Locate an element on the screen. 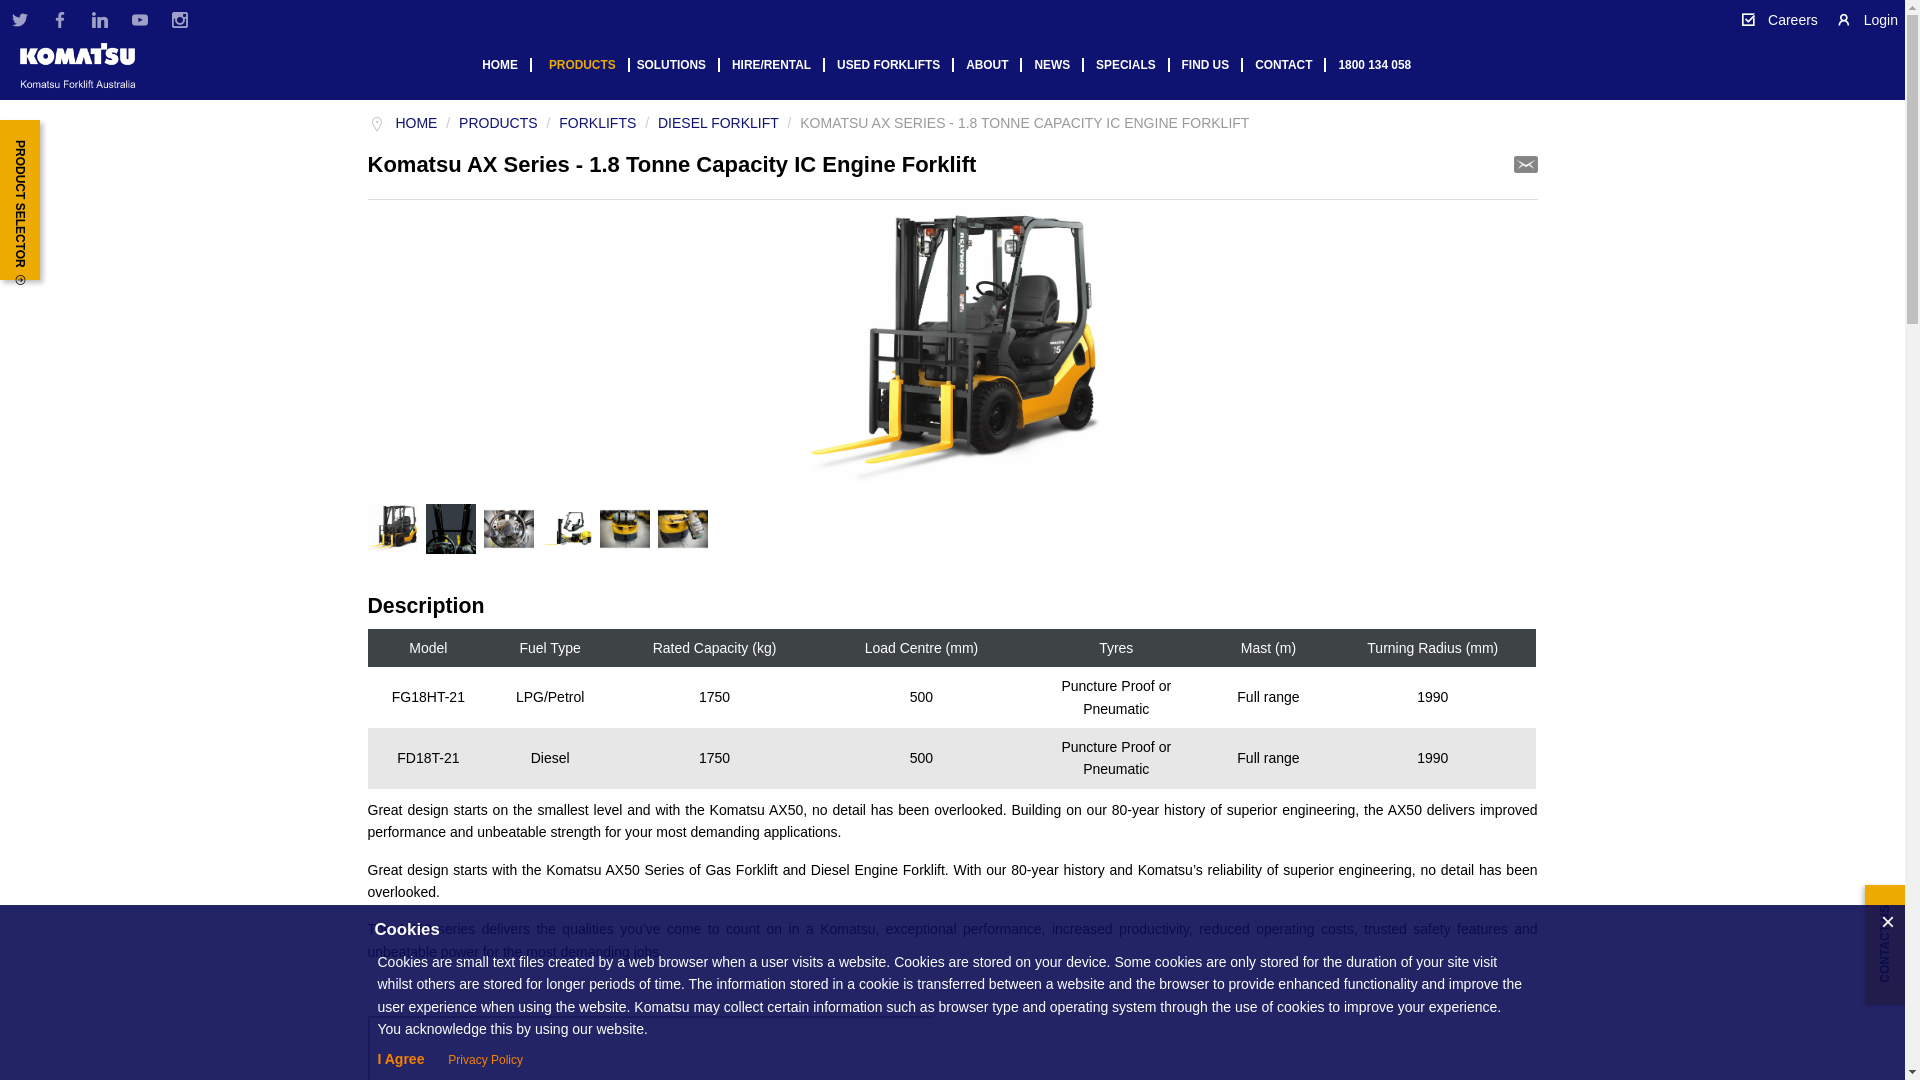 Image resolution: width=1920 pixels, height=1080 pixels. 'PRODUCTS' is located at coordinates (588, 64).